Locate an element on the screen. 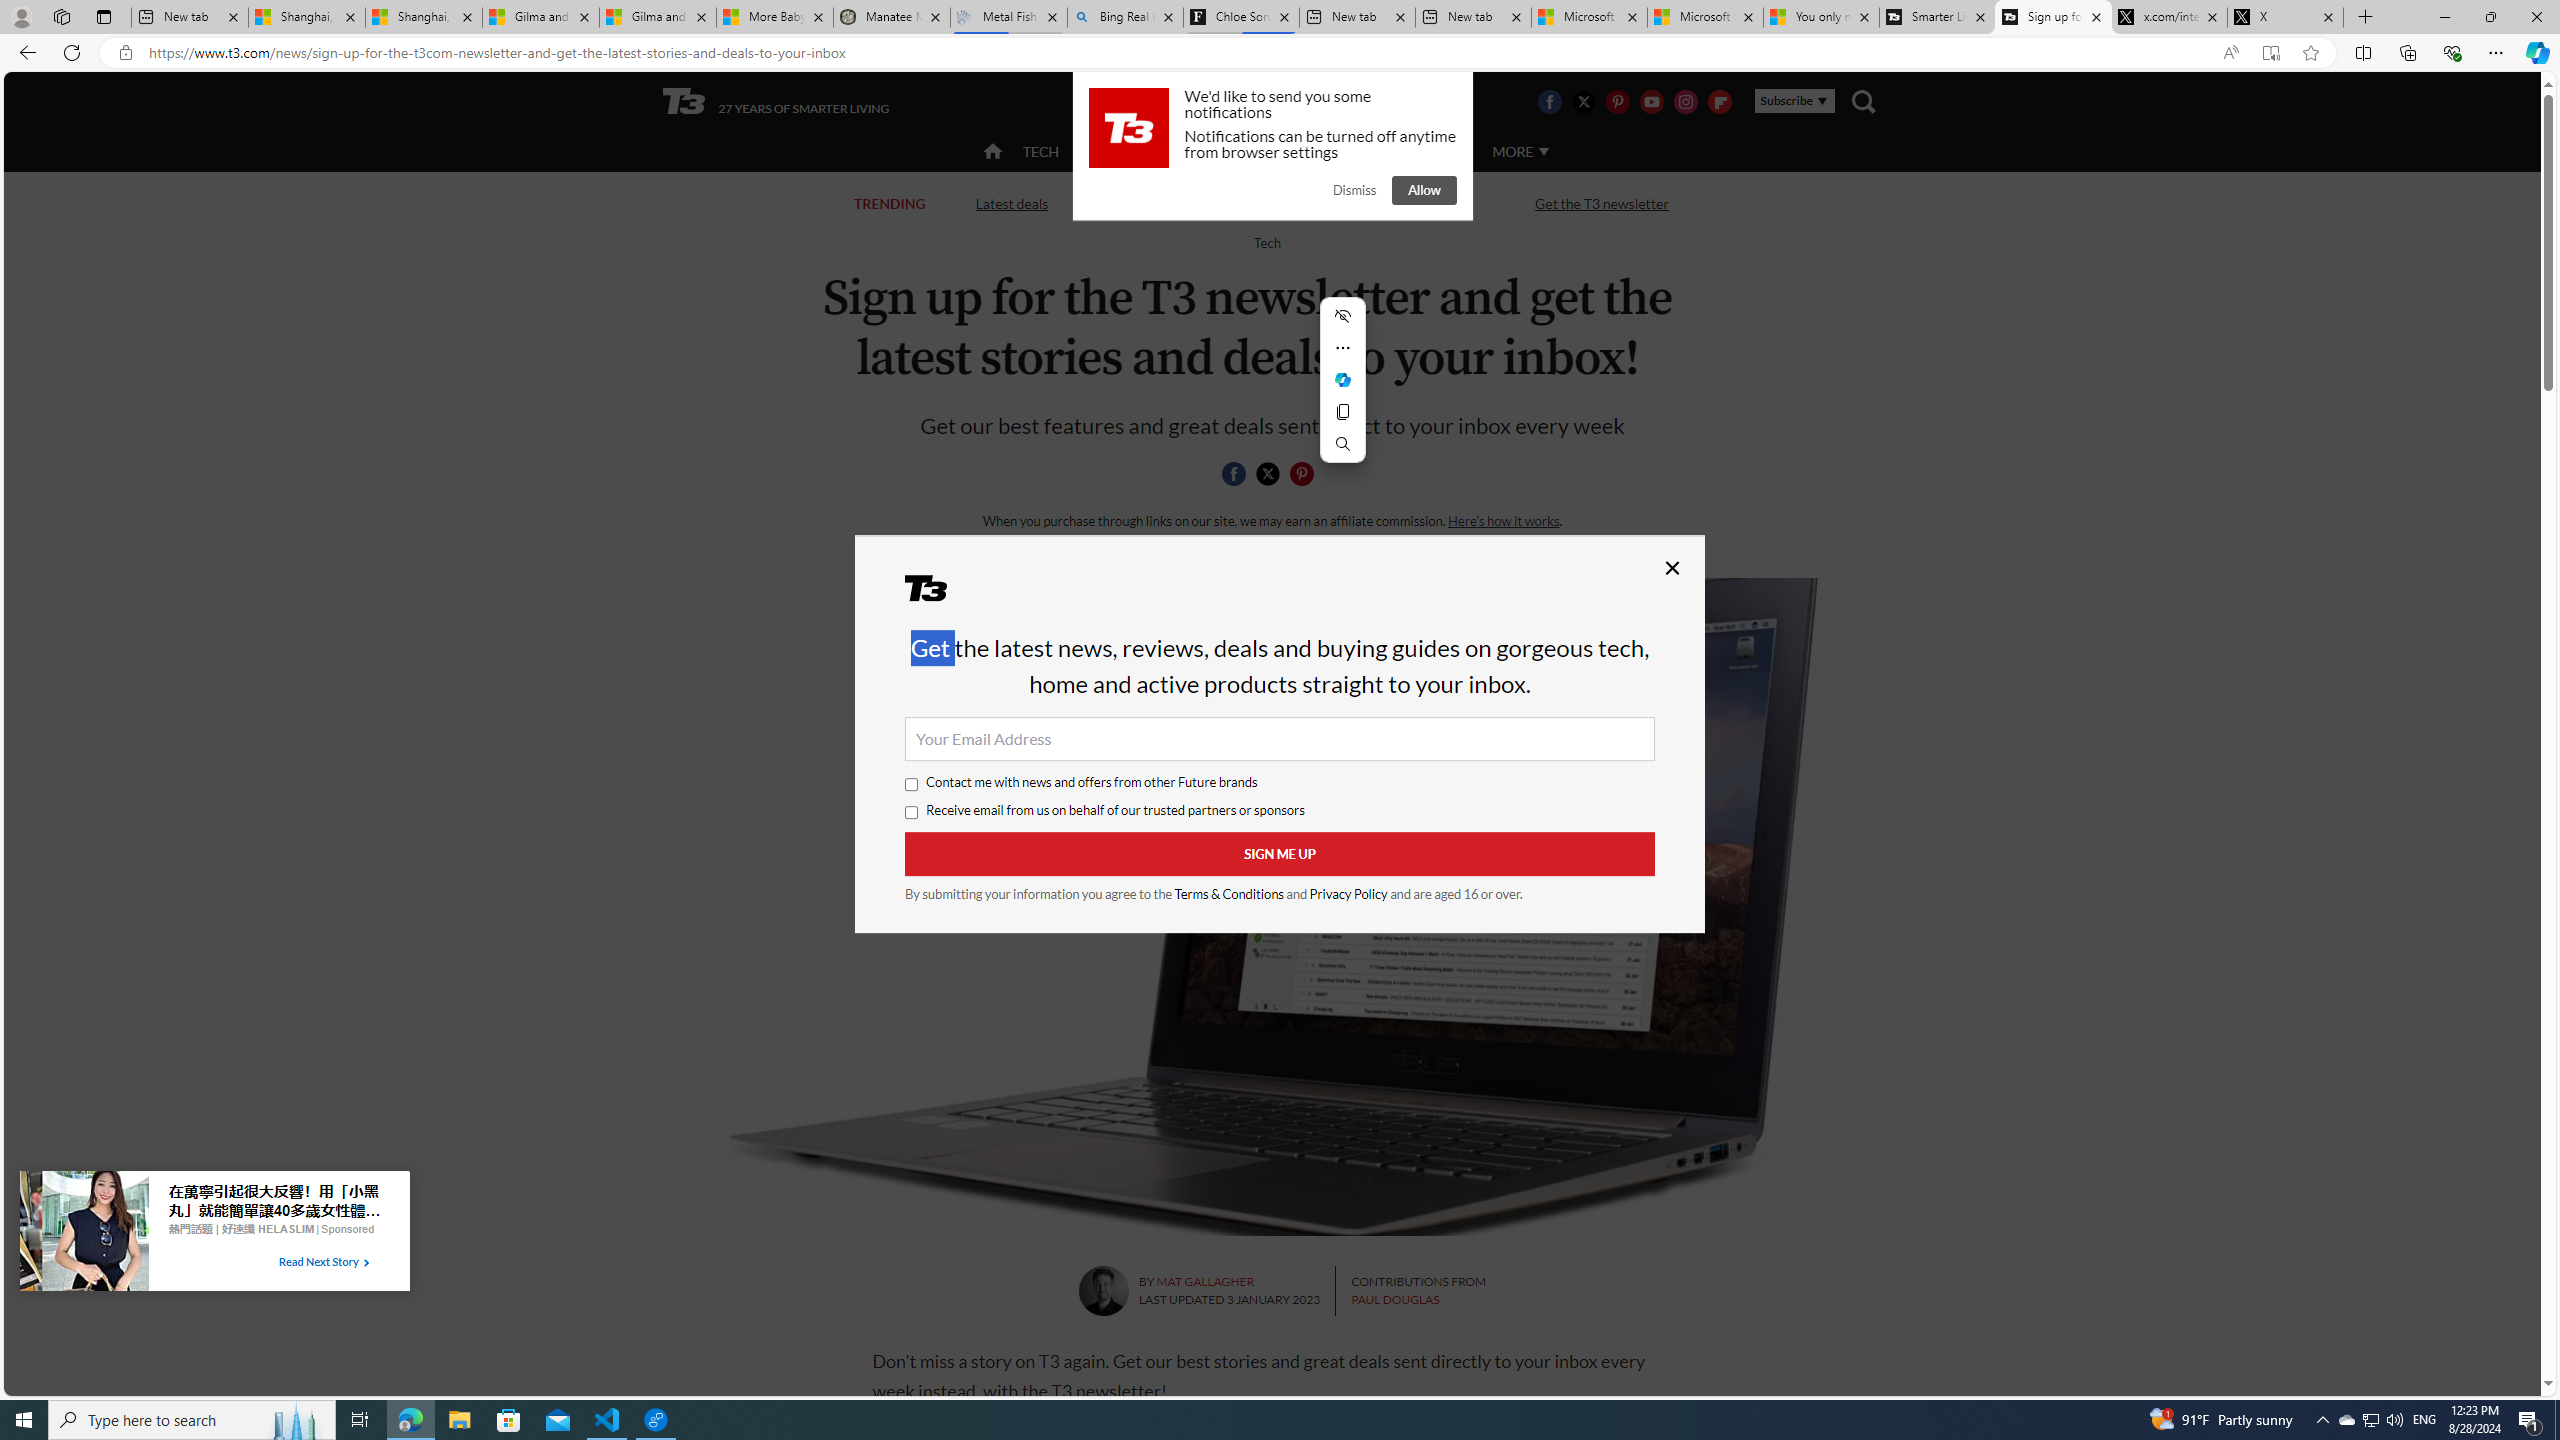 Image resolution: width=2560 pixels, height=1440 pixels. 'Hide menu' is located at coordinates (1341, 315).